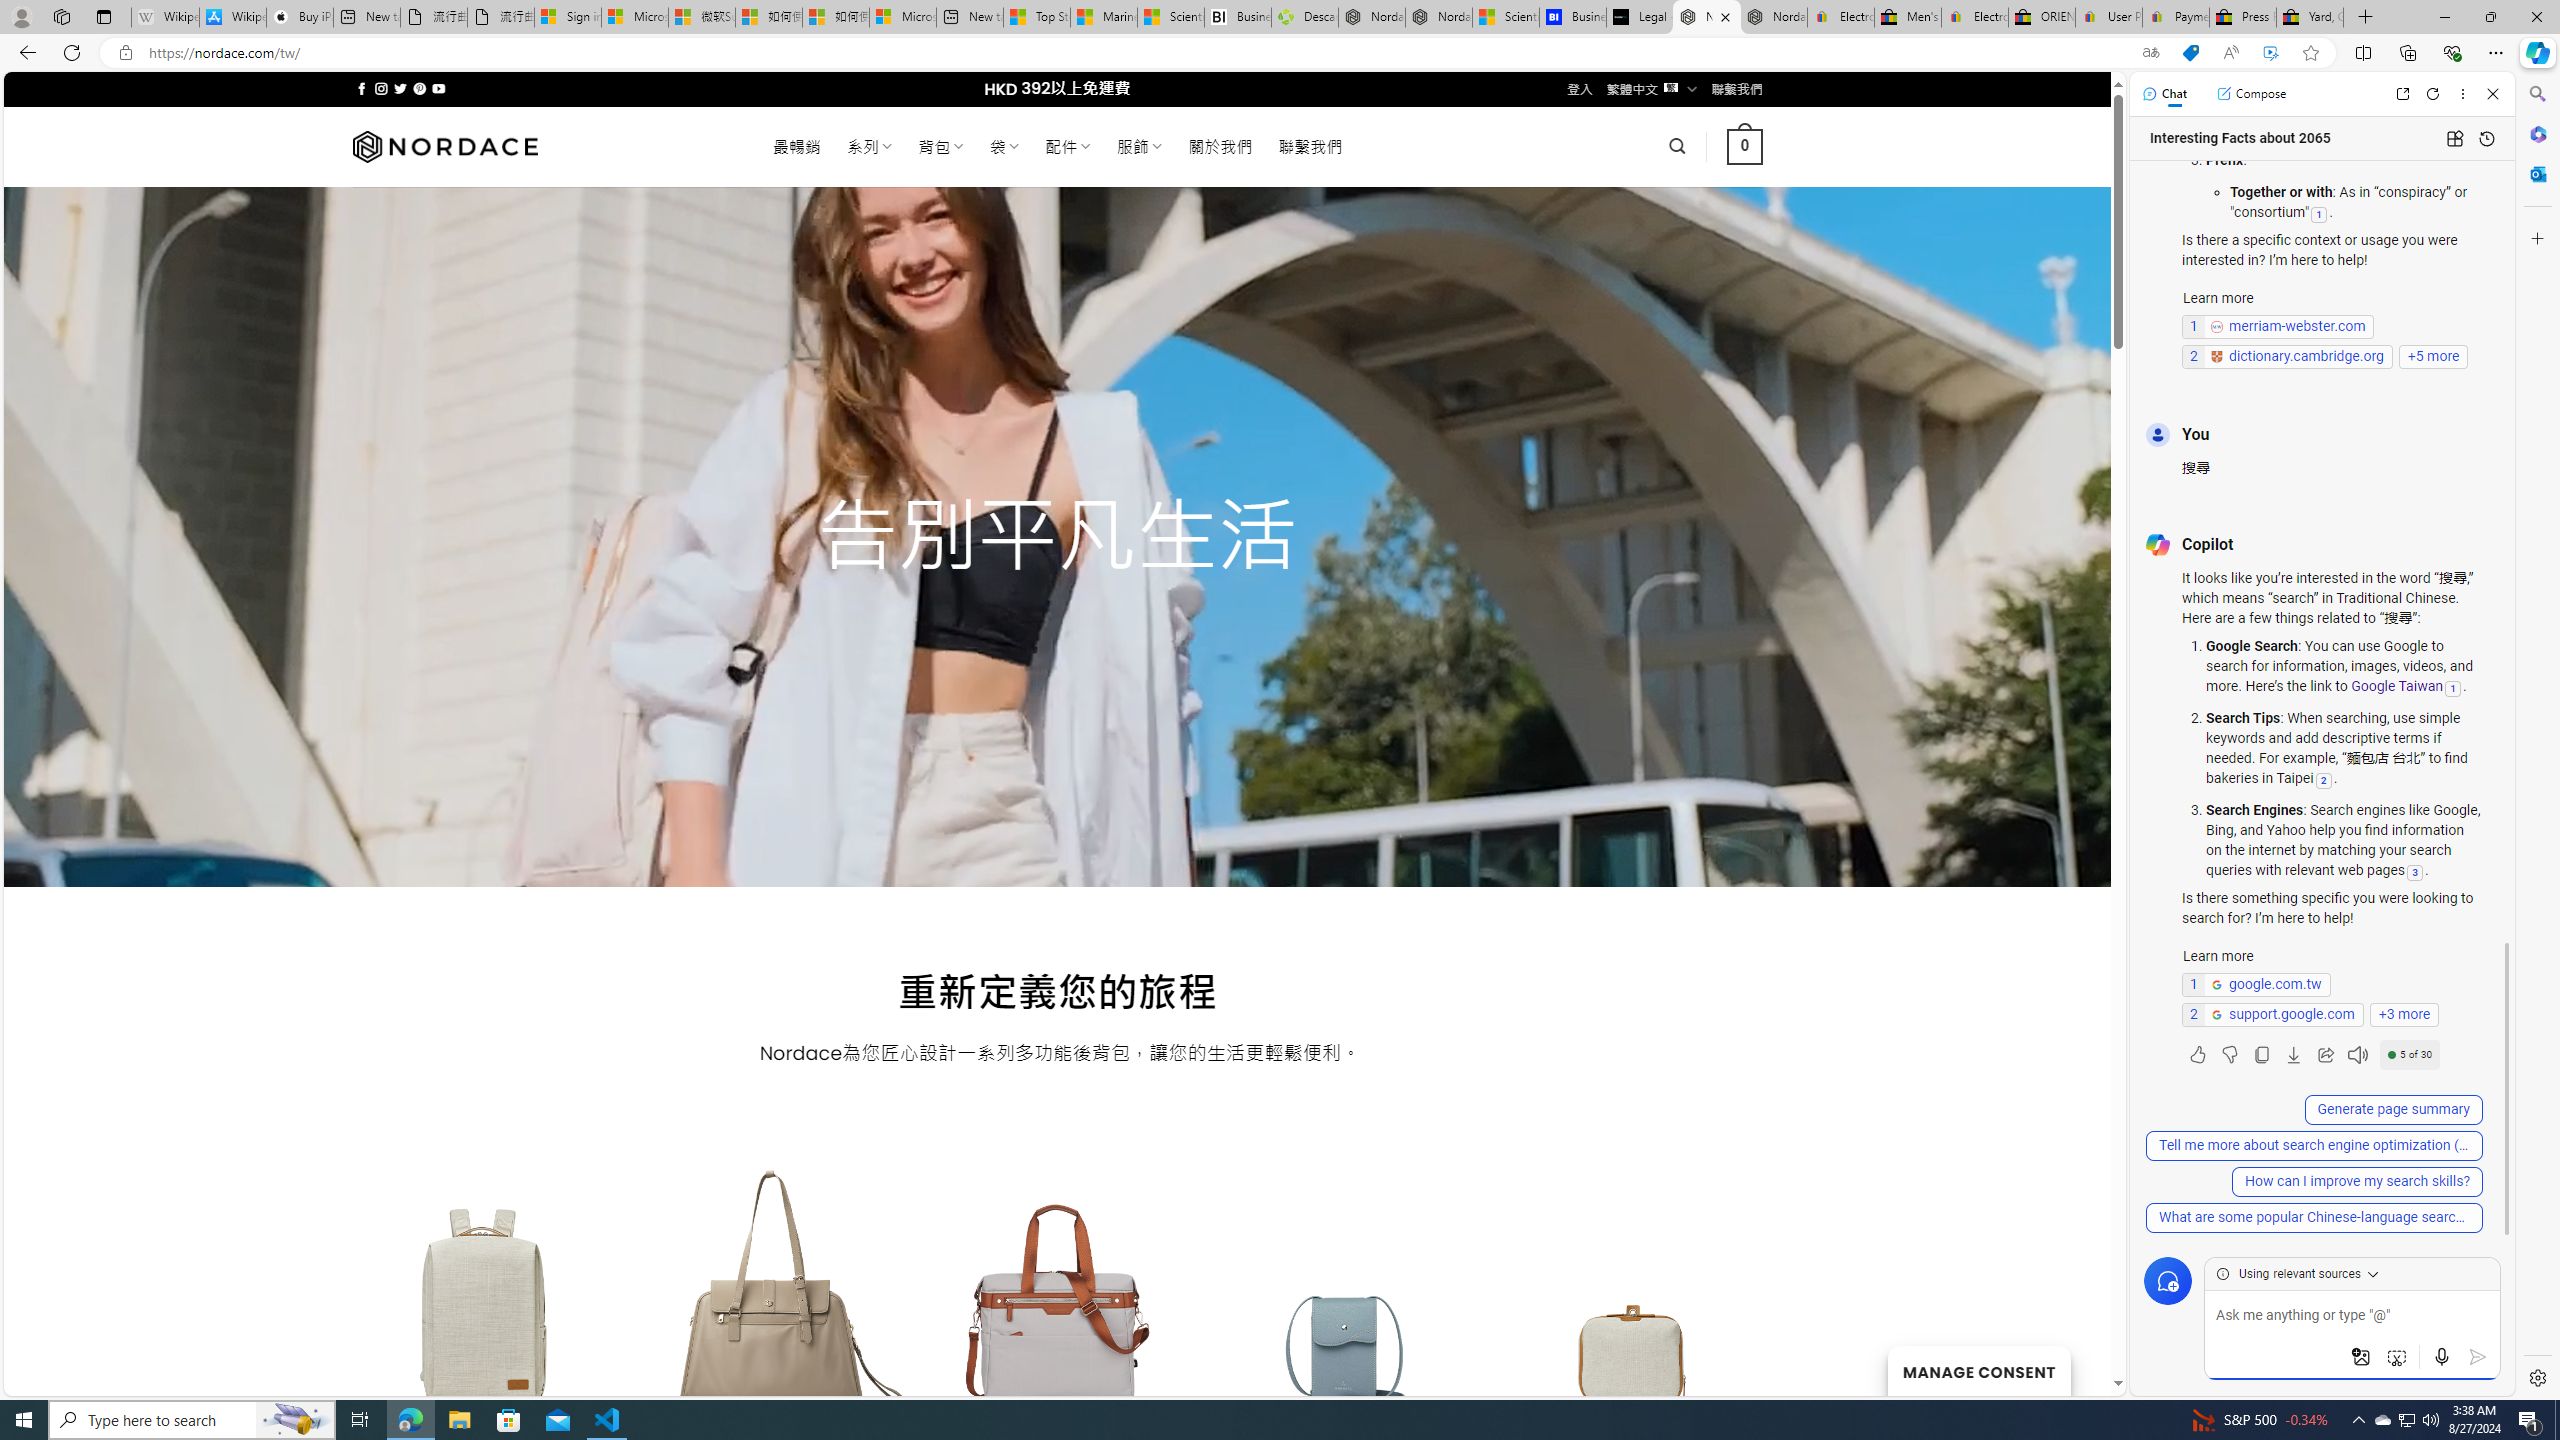 Image resolution: width=2560 pixels, height=1440 pixels. What do you see at coordinates (2107, 16) in the screenshot?
I see `'User Privacy Notice | eBay'` at bounding box center [2107, 16].